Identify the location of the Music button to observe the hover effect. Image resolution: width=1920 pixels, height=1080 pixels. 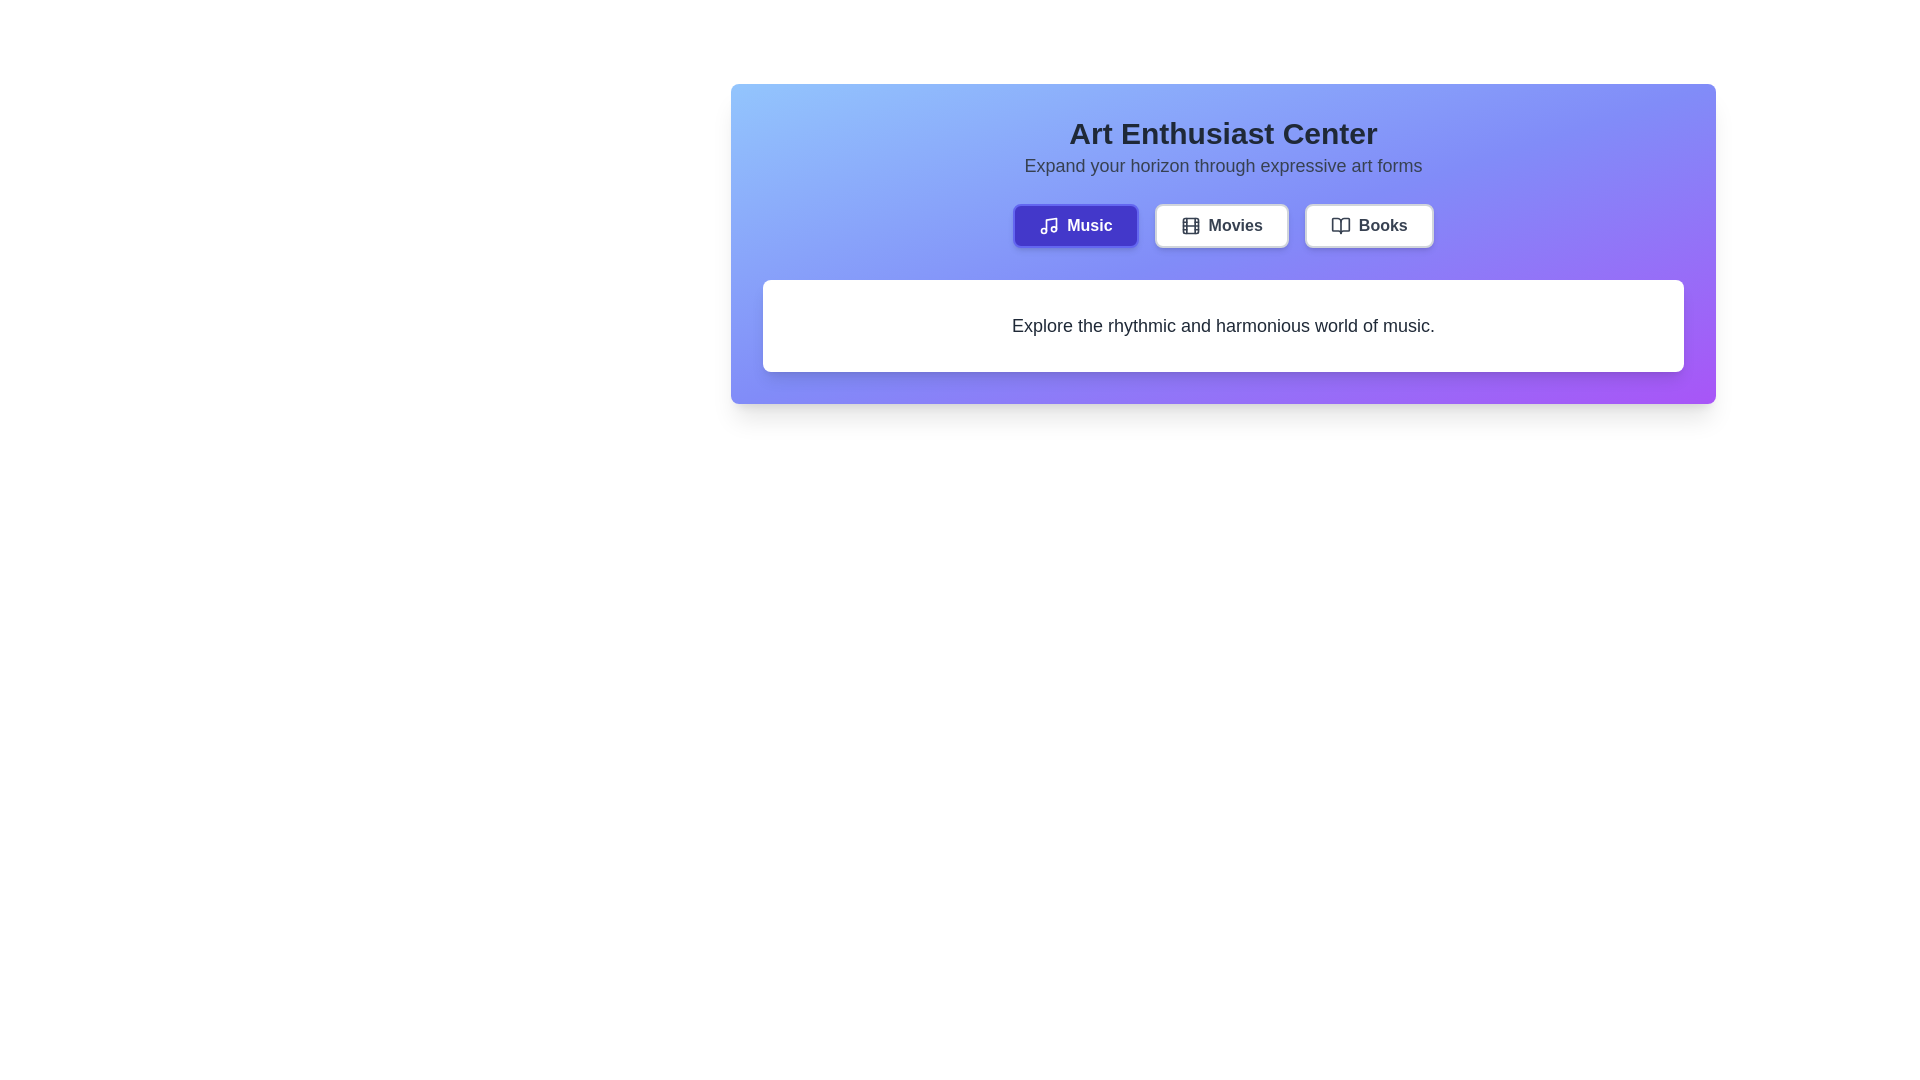
(1074, 225).